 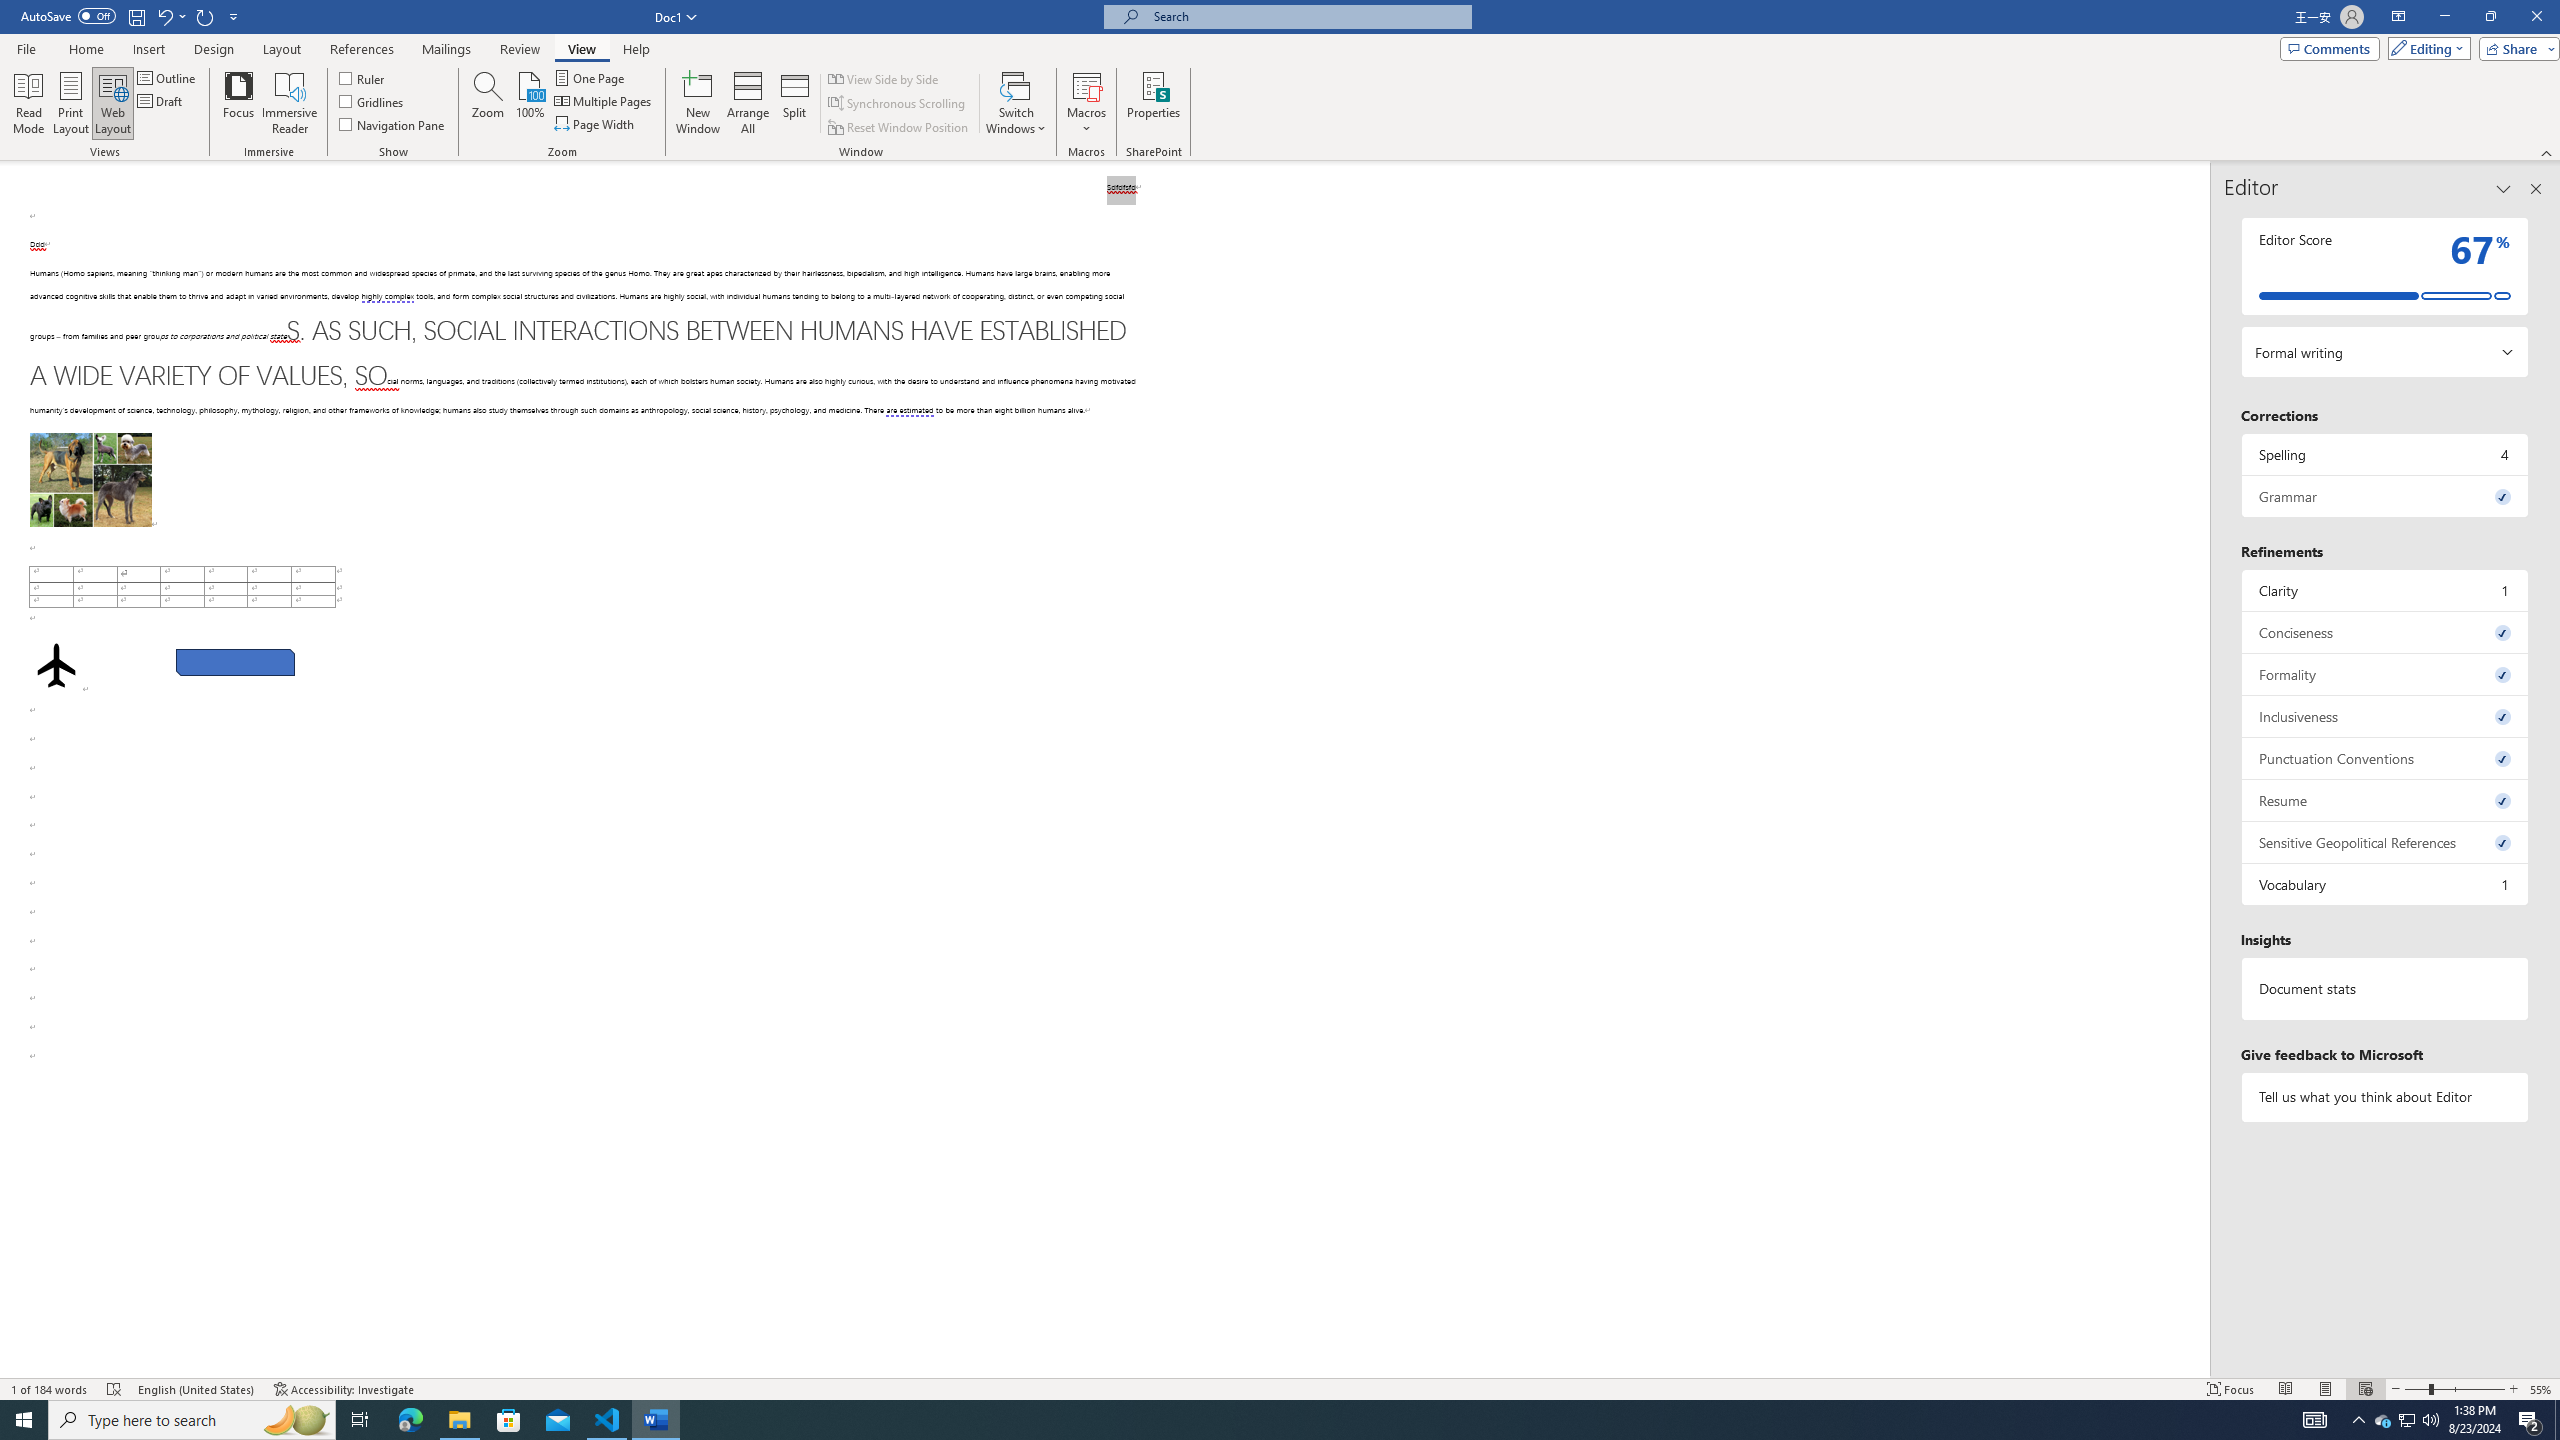 I want to click on 'Zoom 55%', so click(x=2541, y=1389).